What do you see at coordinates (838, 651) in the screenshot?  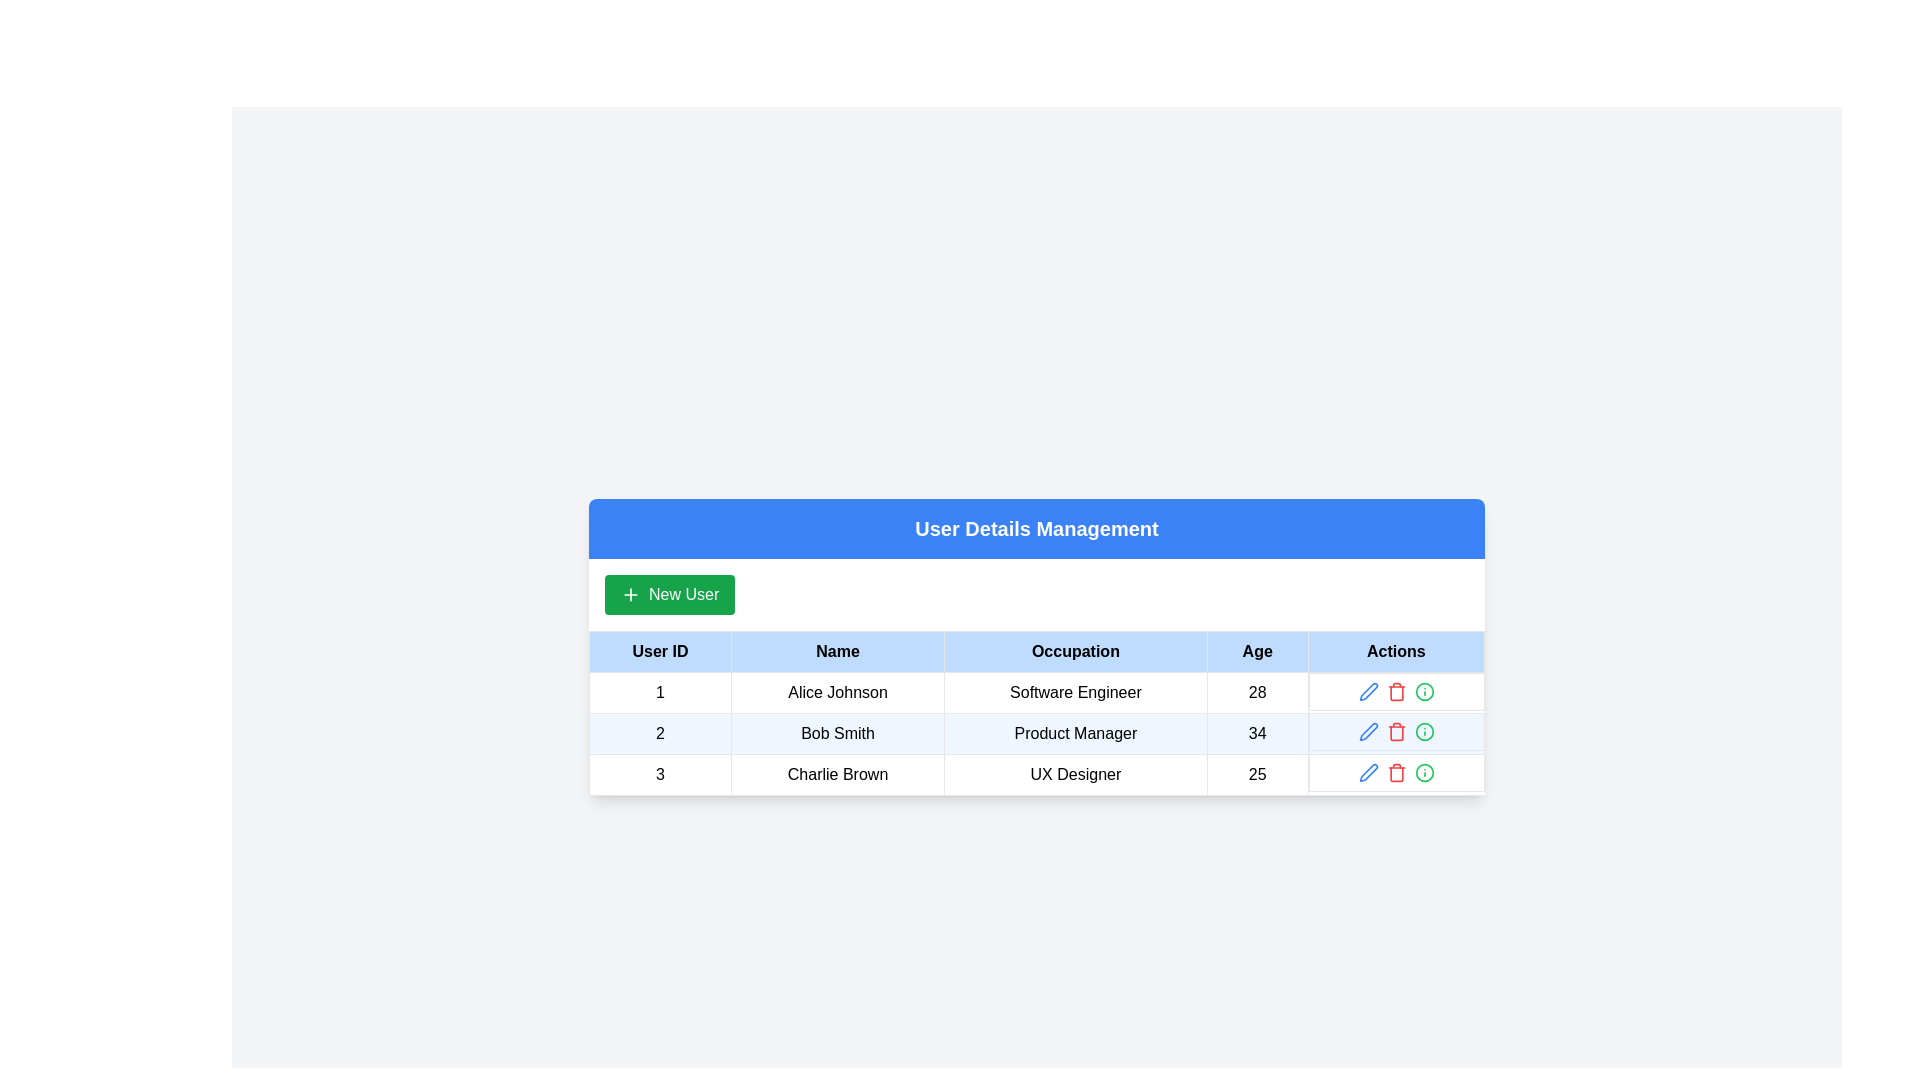 I see `the static table header cell labeled 'Name', which is the second column in the header row of the table` at bounding box center [838, 651].